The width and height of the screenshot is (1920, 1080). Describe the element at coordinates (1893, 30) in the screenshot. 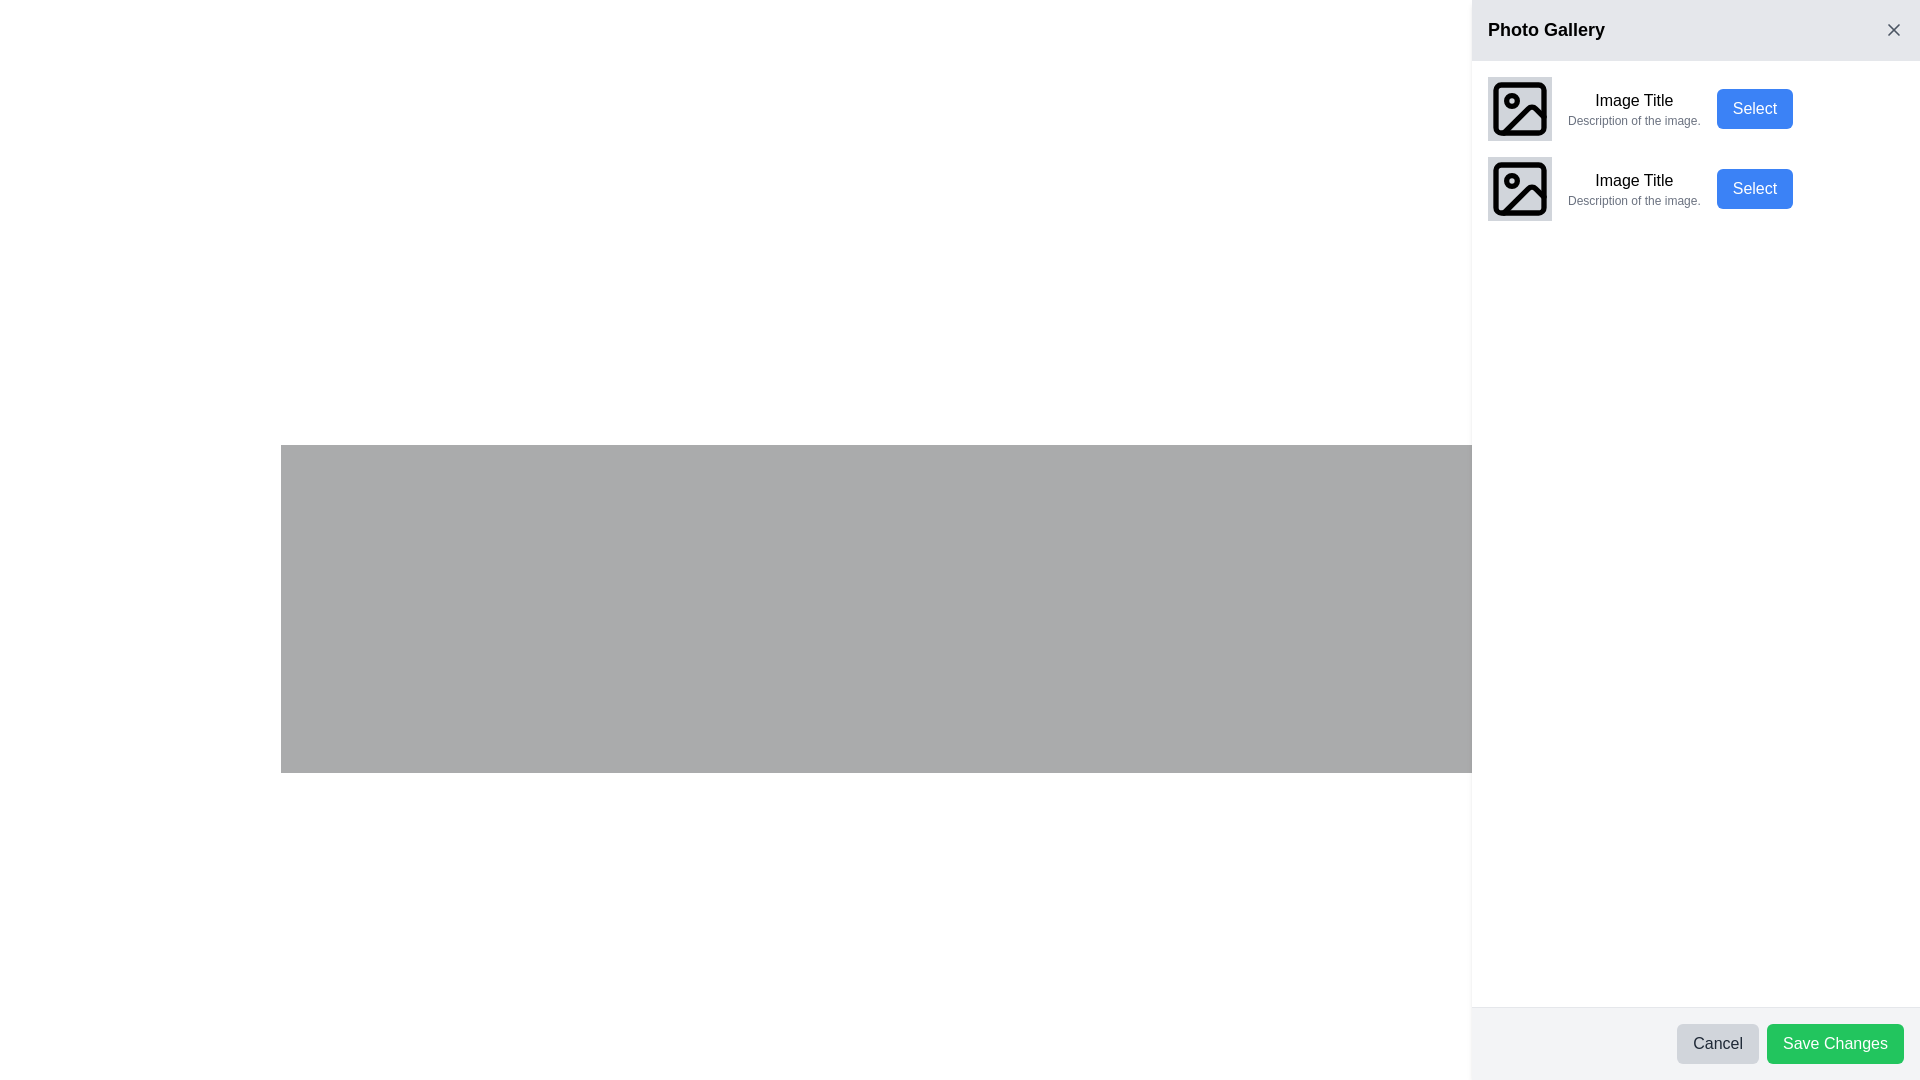

I see `the 'X' button located at the top-right of the modal window` at that location.